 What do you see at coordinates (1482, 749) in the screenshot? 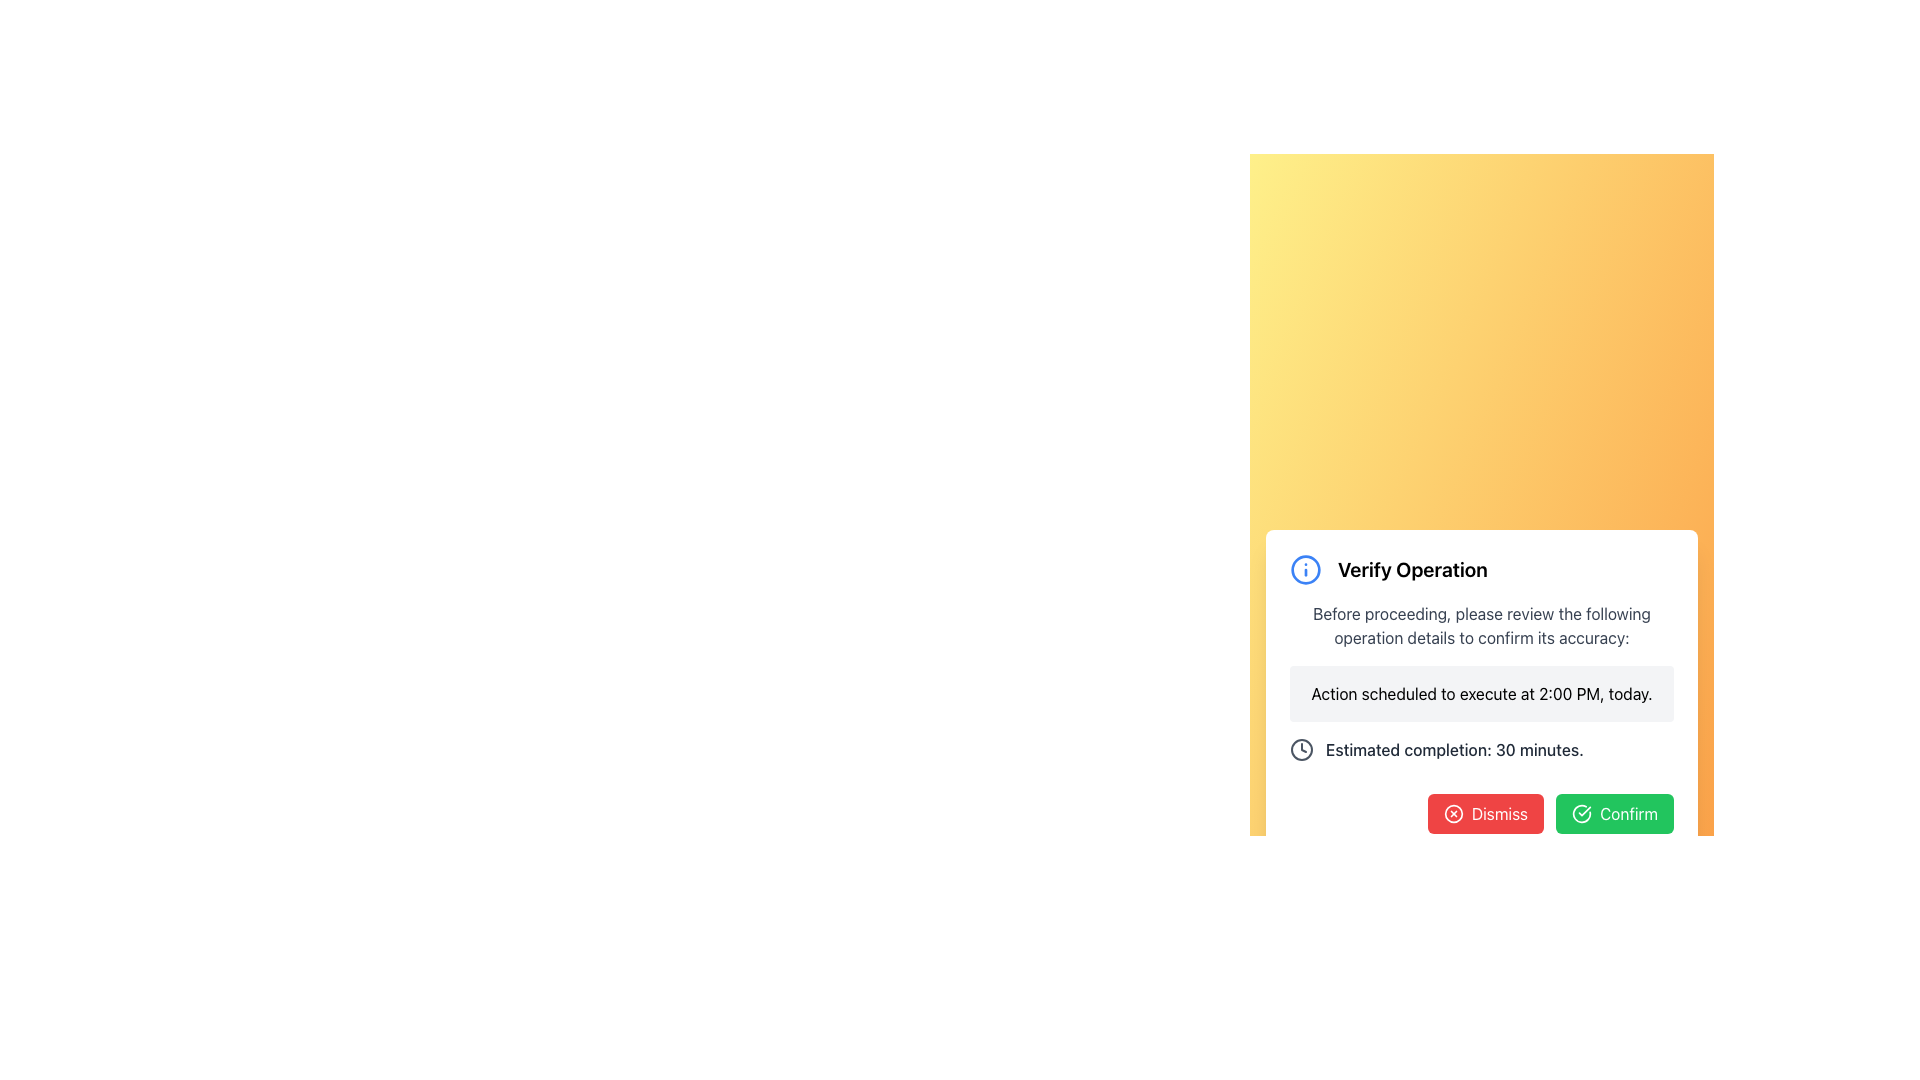
I see `the text with icon element displaying 'Estimated completion: 30 minutes.' located in the confirmation dialog, positioned below the description and above the 'Dismiss' and 'Confirm' buttons` at bounding box center [1482, 749].